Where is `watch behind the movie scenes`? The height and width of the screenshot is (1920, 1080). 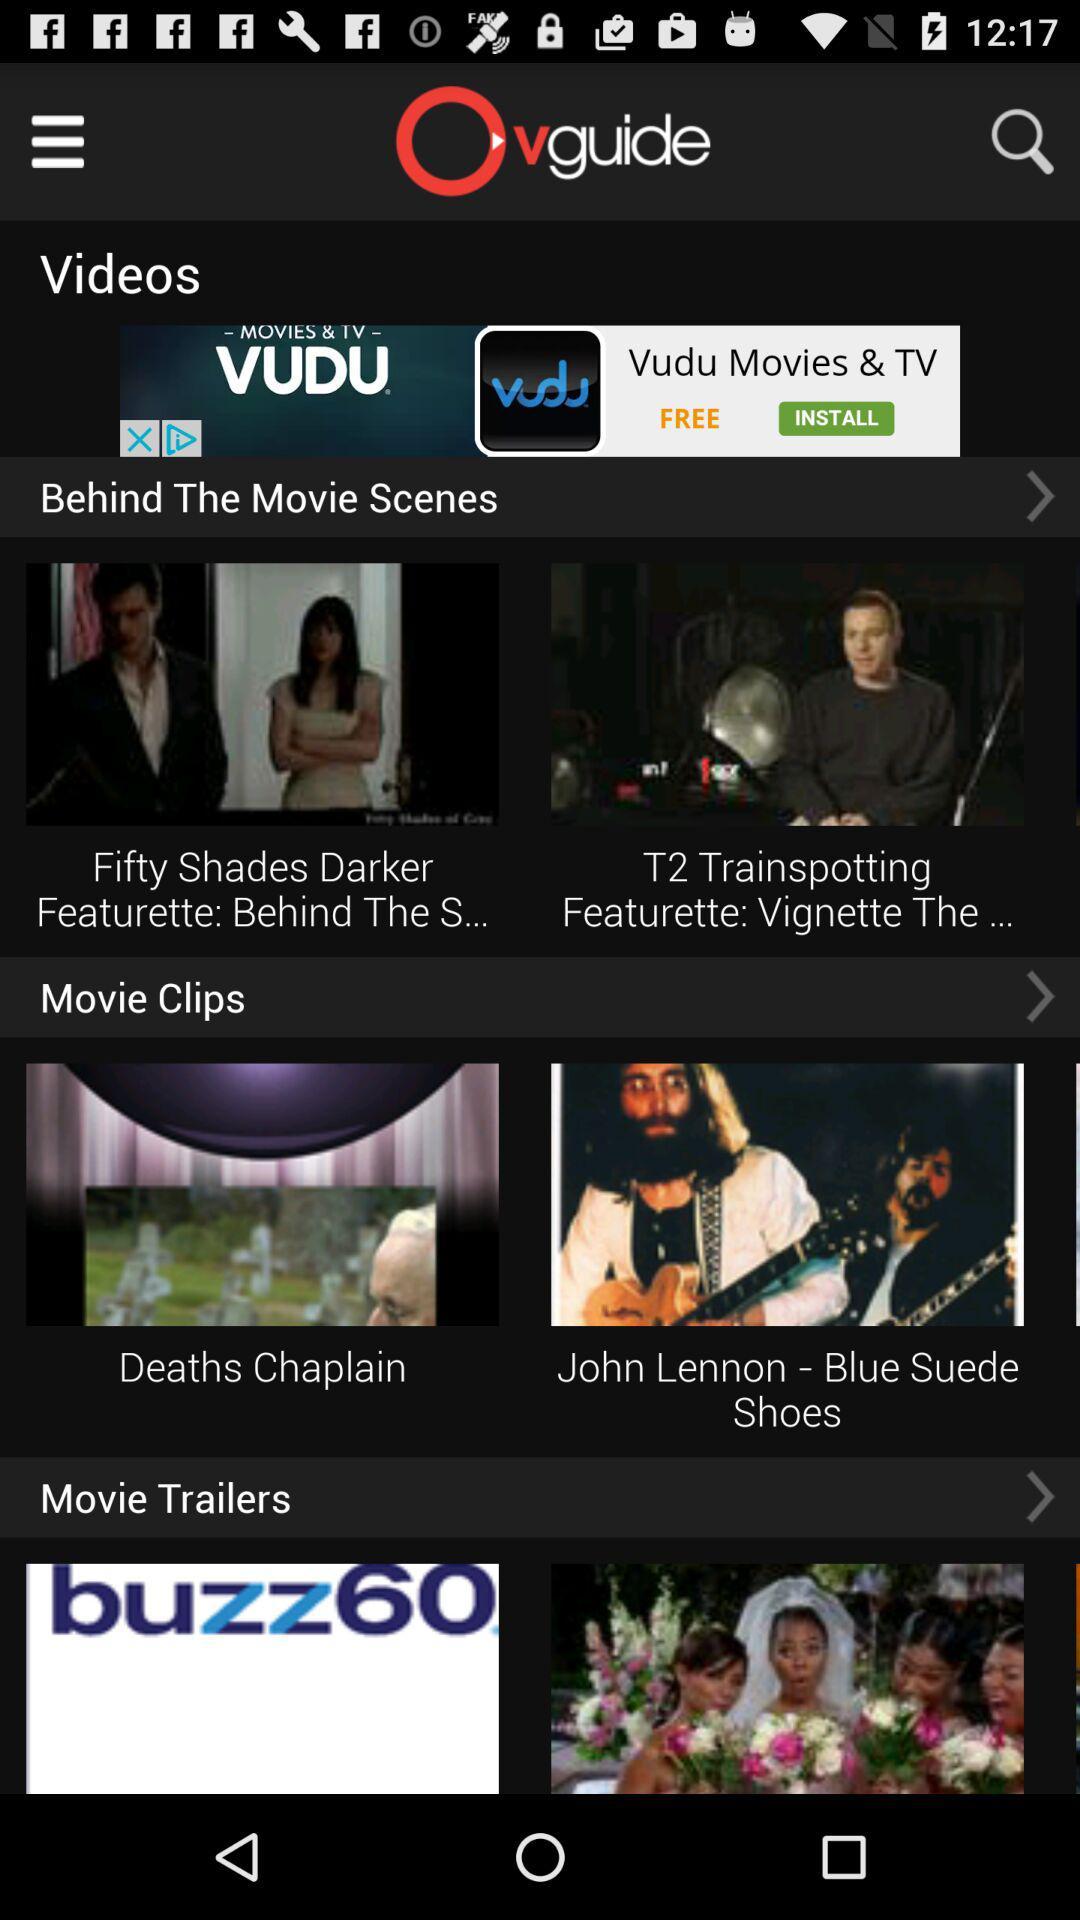
watch behind the movie scenes is located at coordinates (1039, 496).